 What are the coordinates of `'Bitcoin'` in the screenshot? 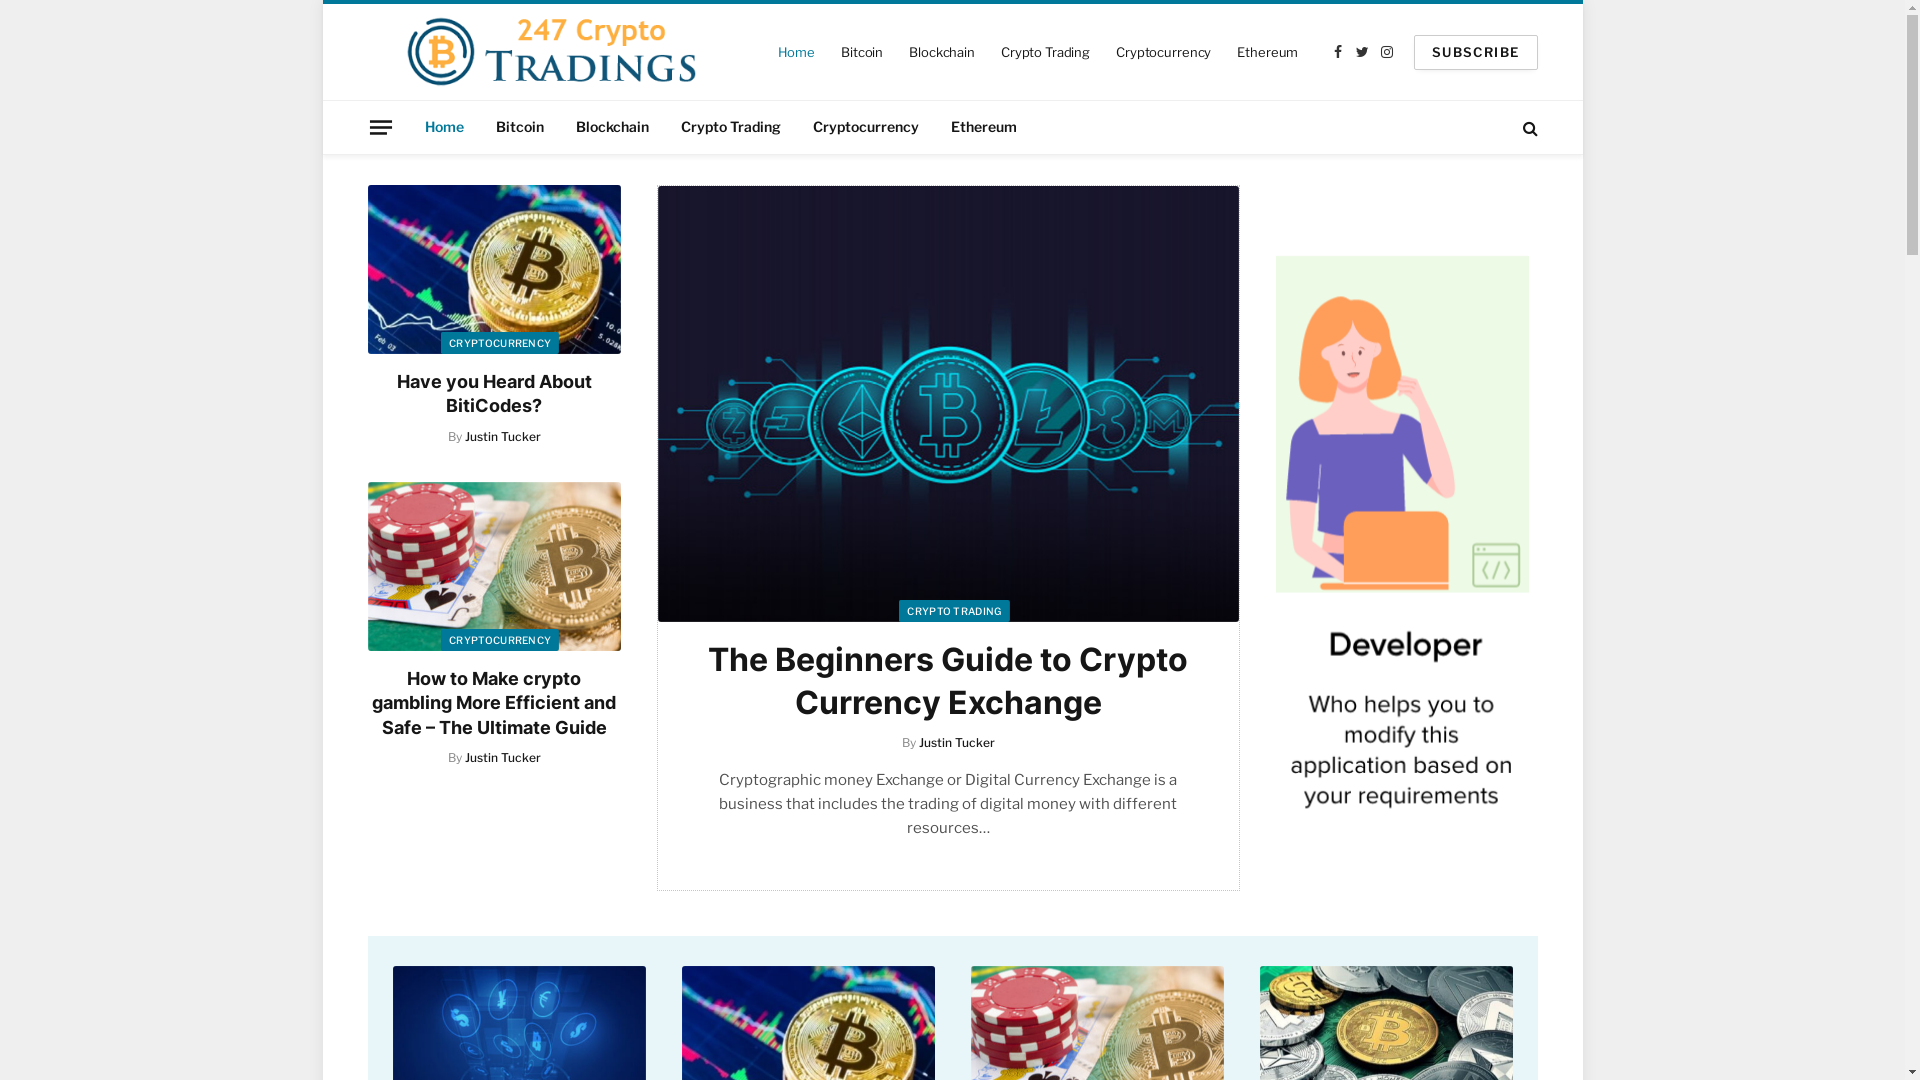 It's located at (519, 127).